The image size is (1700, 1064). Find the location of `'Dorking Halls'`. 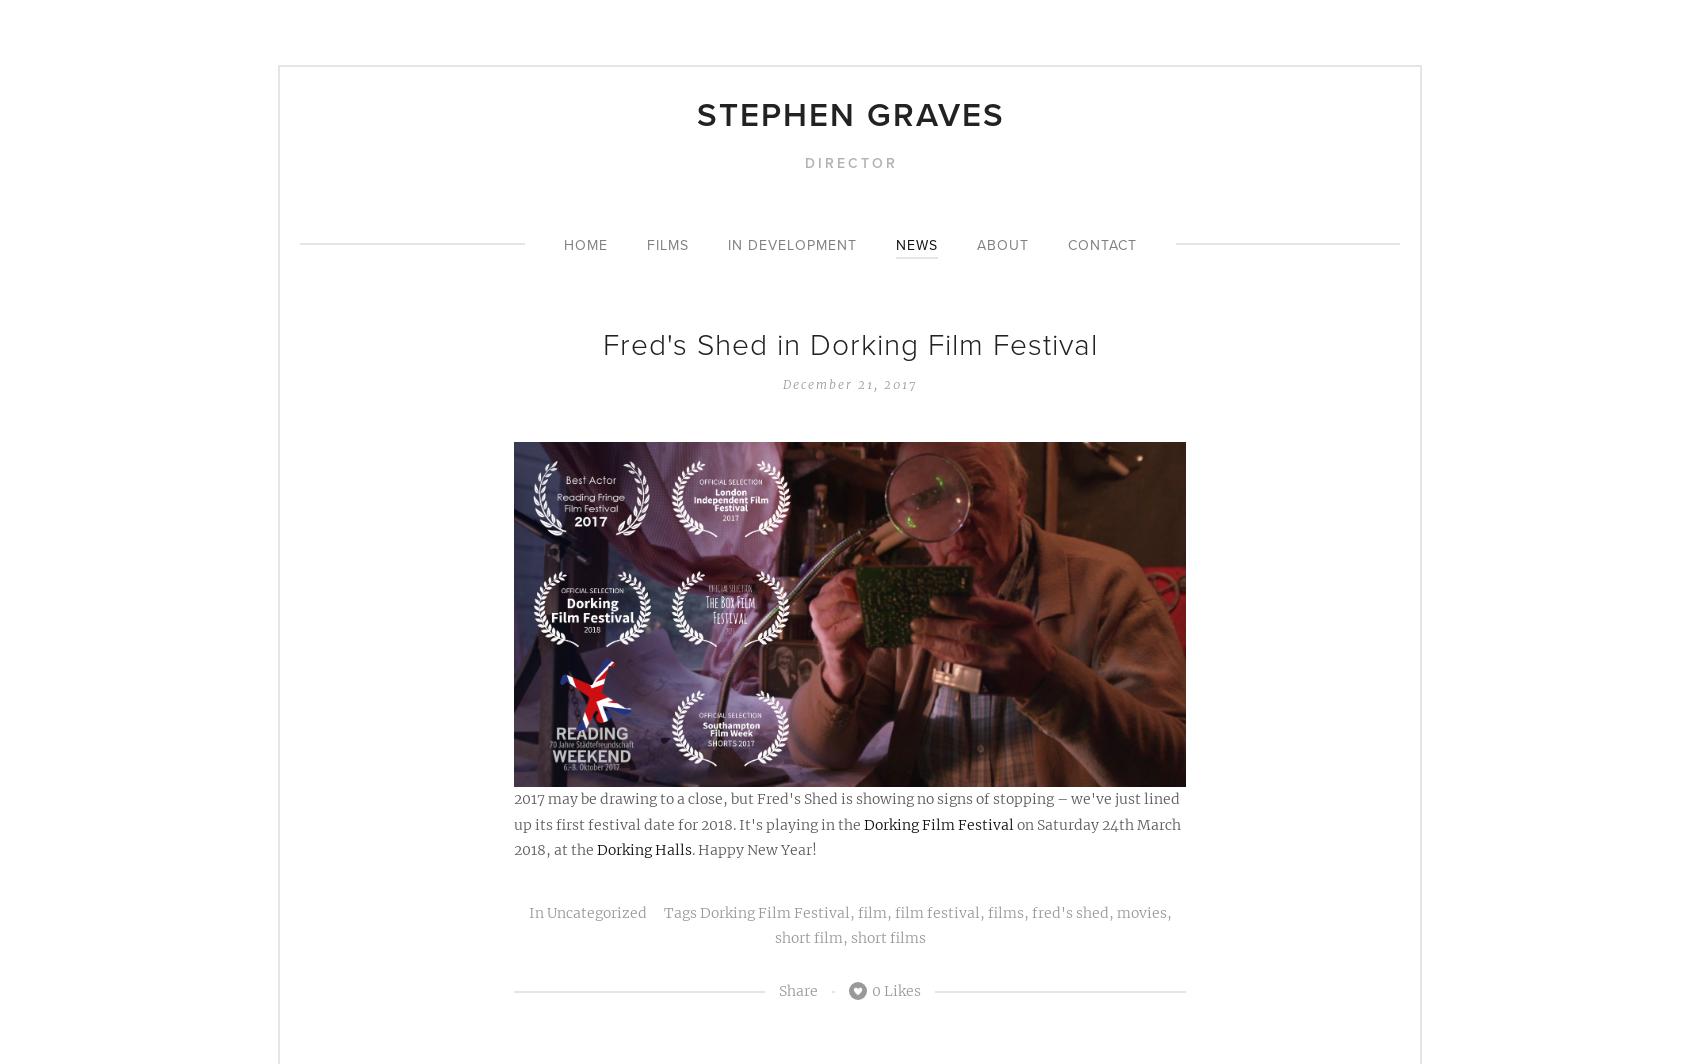

'Dorking Halls' is located at coordinates (644, 848).